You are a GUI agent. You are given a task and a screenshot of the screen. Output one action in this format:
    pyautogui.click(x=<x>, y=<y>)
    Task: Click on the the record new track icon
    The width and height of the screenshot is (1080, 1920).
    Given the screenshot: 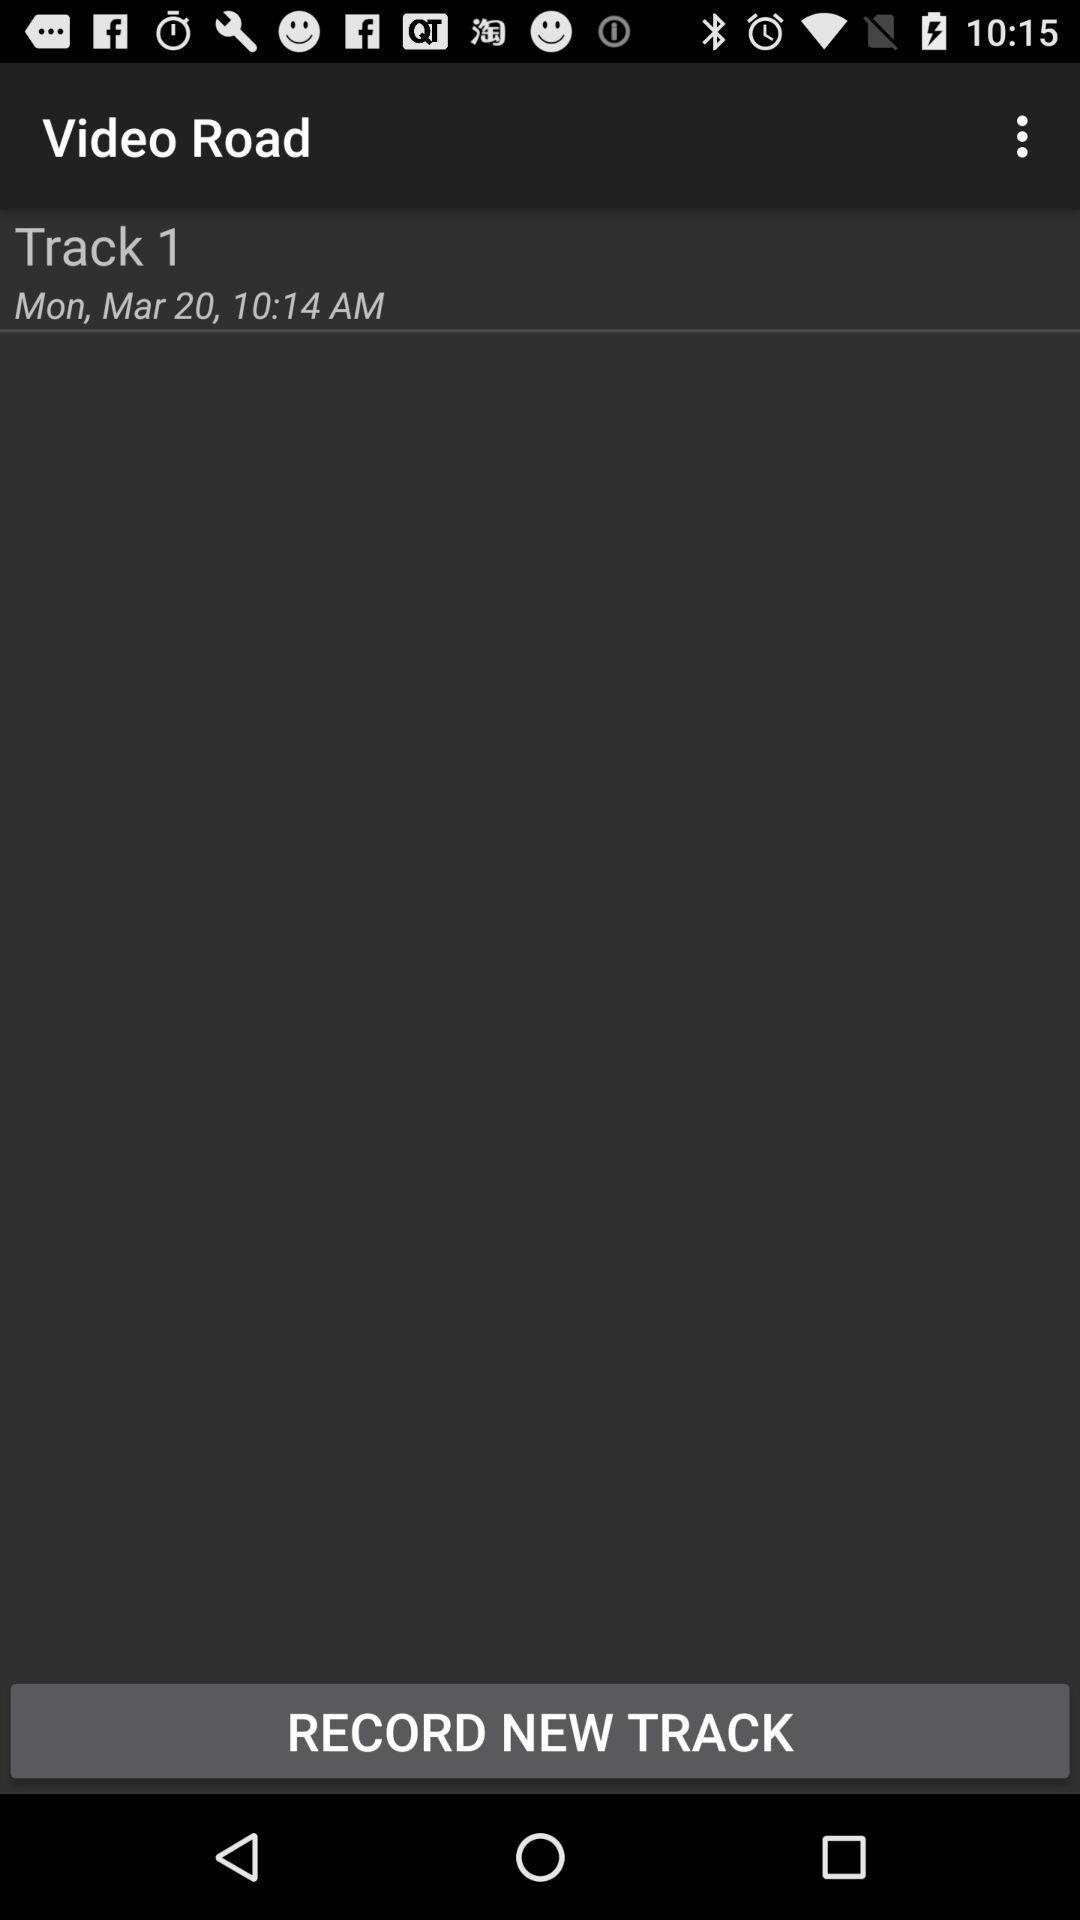 What is the action you would take?
    pyautogui.click(x=540, y=1730)
    